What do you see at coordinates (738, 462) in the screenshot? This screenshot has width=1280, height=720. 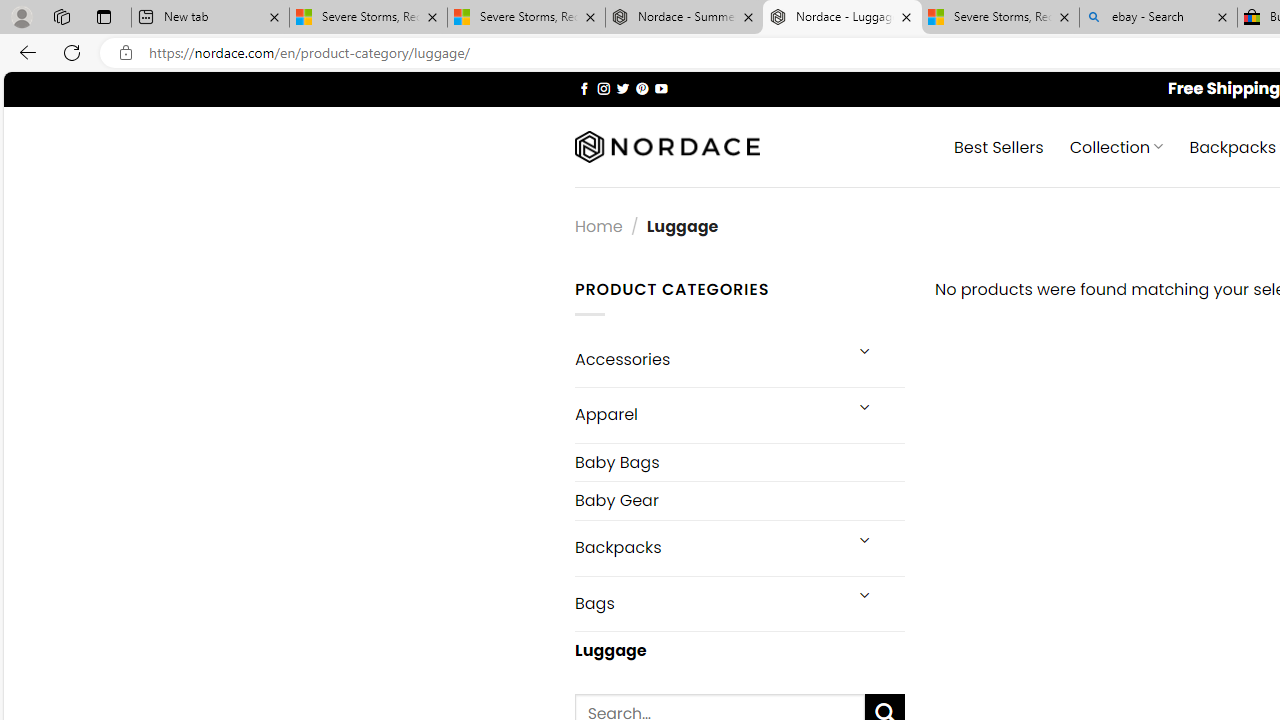 I see `'Baby Bags'` at bounding box center [738, 462].